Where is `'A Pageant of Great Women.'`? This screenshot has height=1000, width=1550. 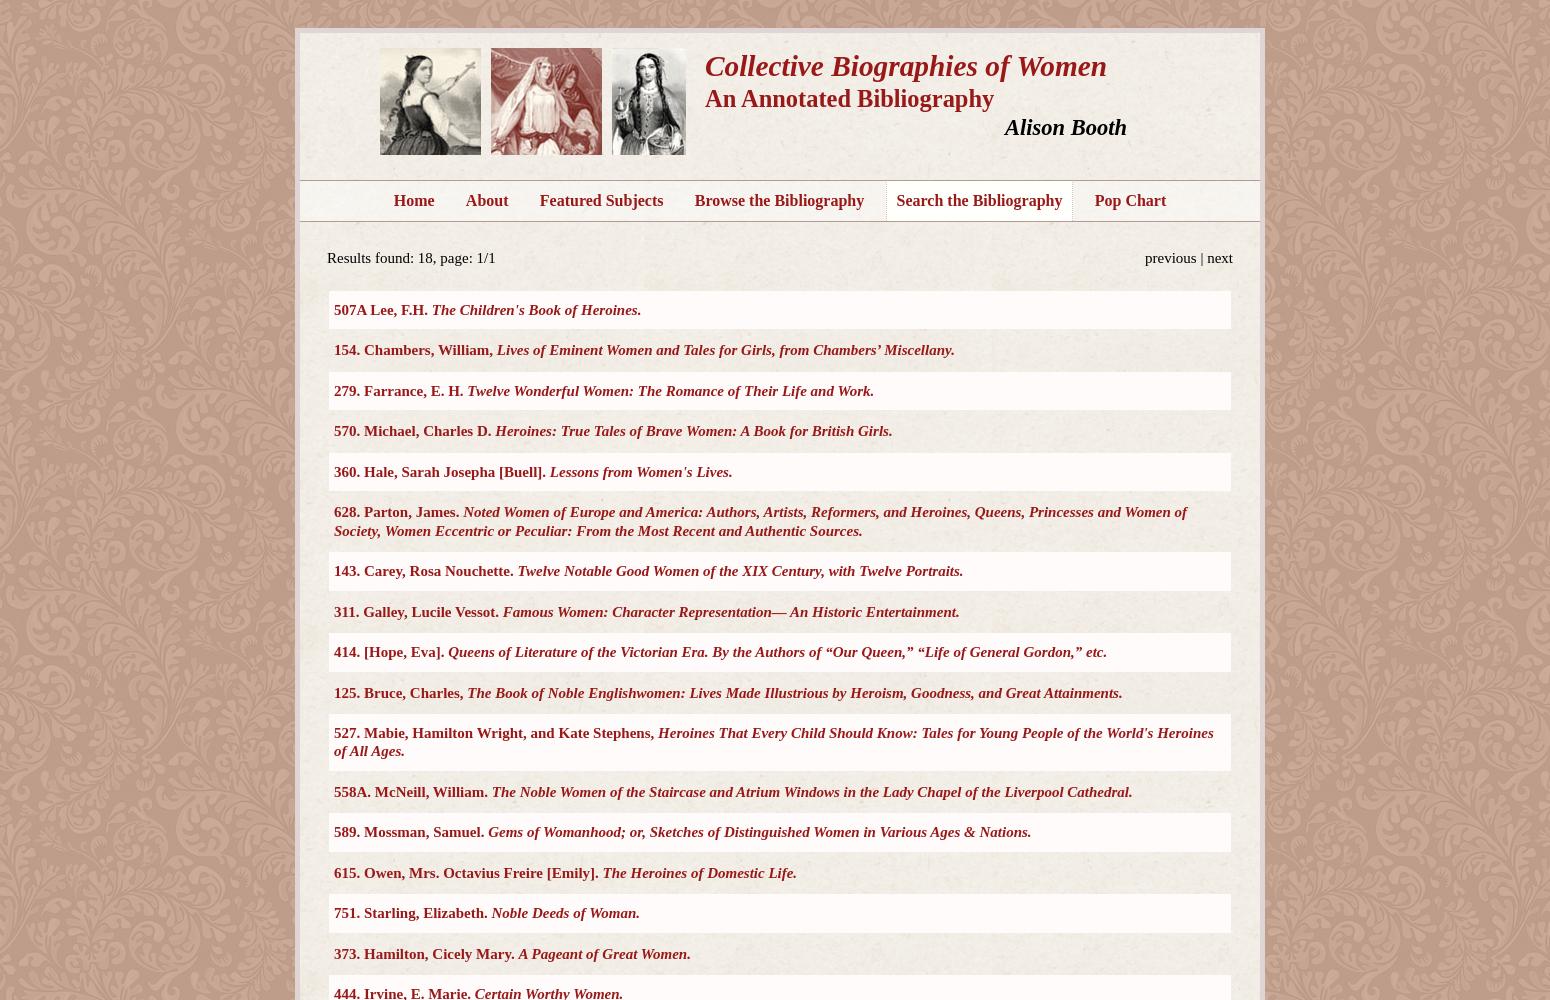 'A Pageant of Great Women.' is located at coordinates (604, 952).